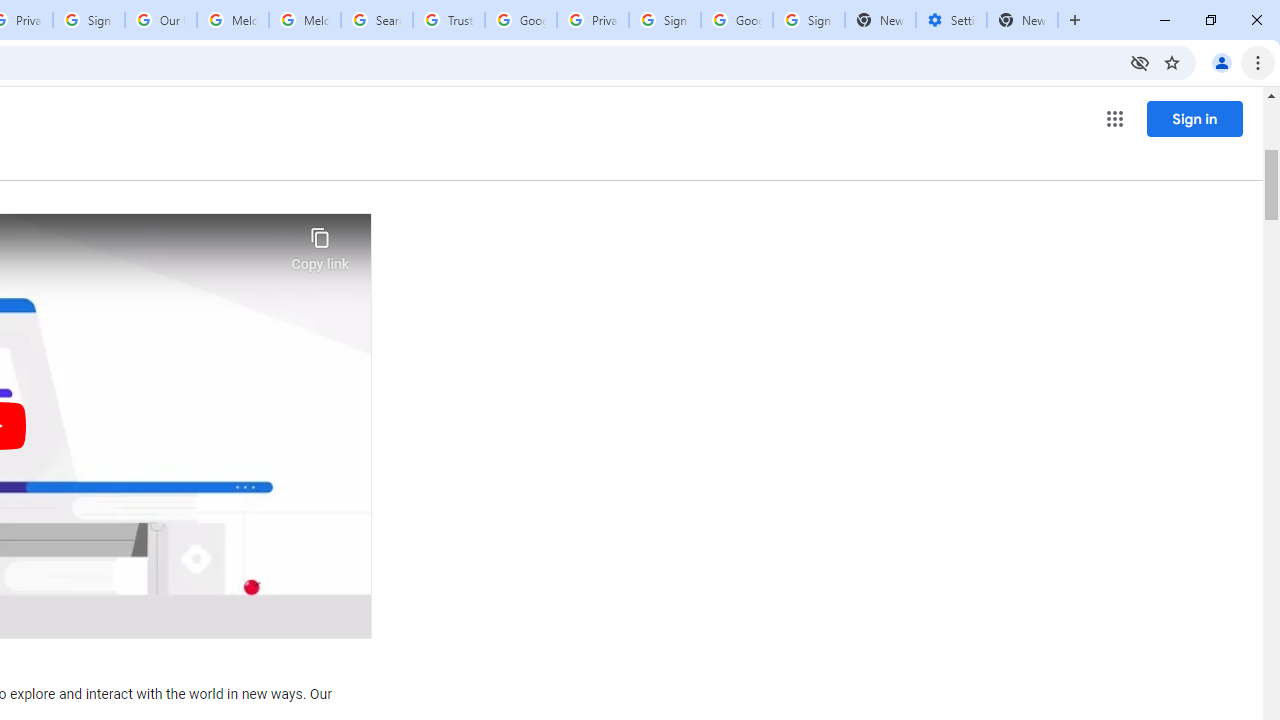 Image resolution: width=1280 pixels, height=720 pixels. Describe the element at coordinates (950, 20) in the screenshot. I see `'Settings - Addresses and more'` at that location.